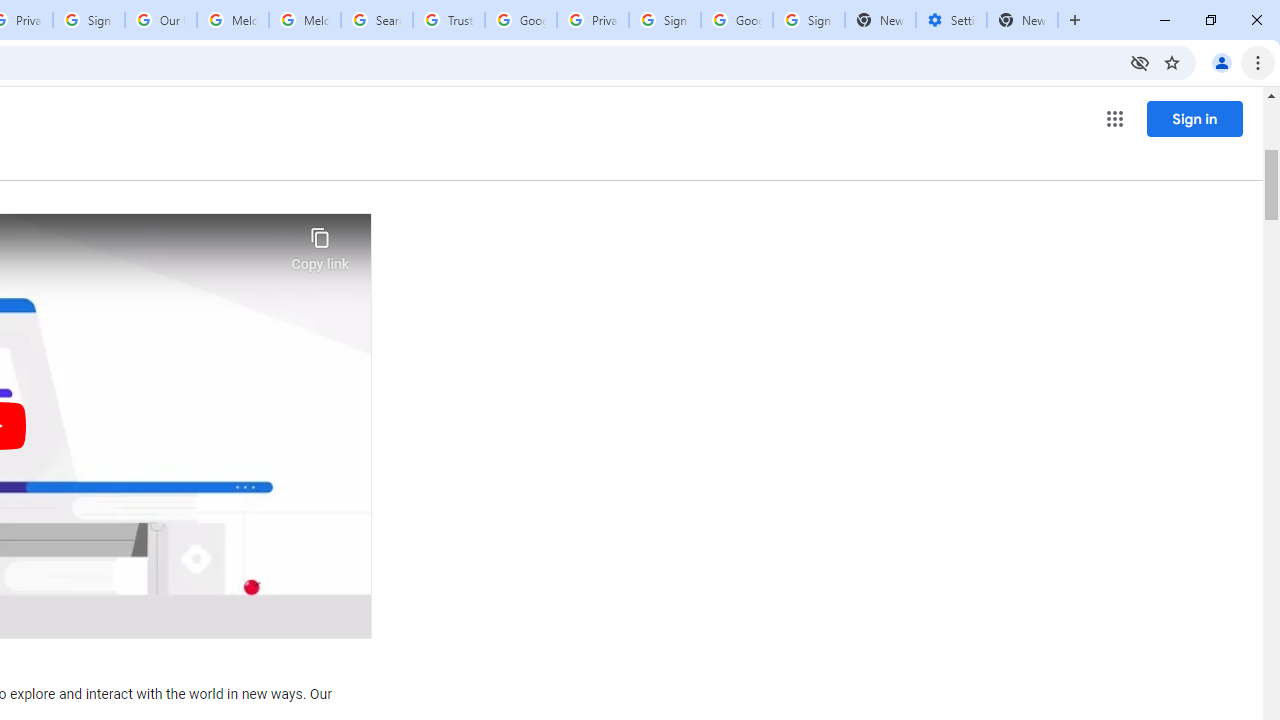 Image resolution: width=1280 pixels, height=720 pixels. Describe the element at coordinates (950, 20) in the screenshot. I see `'Settings - Addresses and more'` at that location.